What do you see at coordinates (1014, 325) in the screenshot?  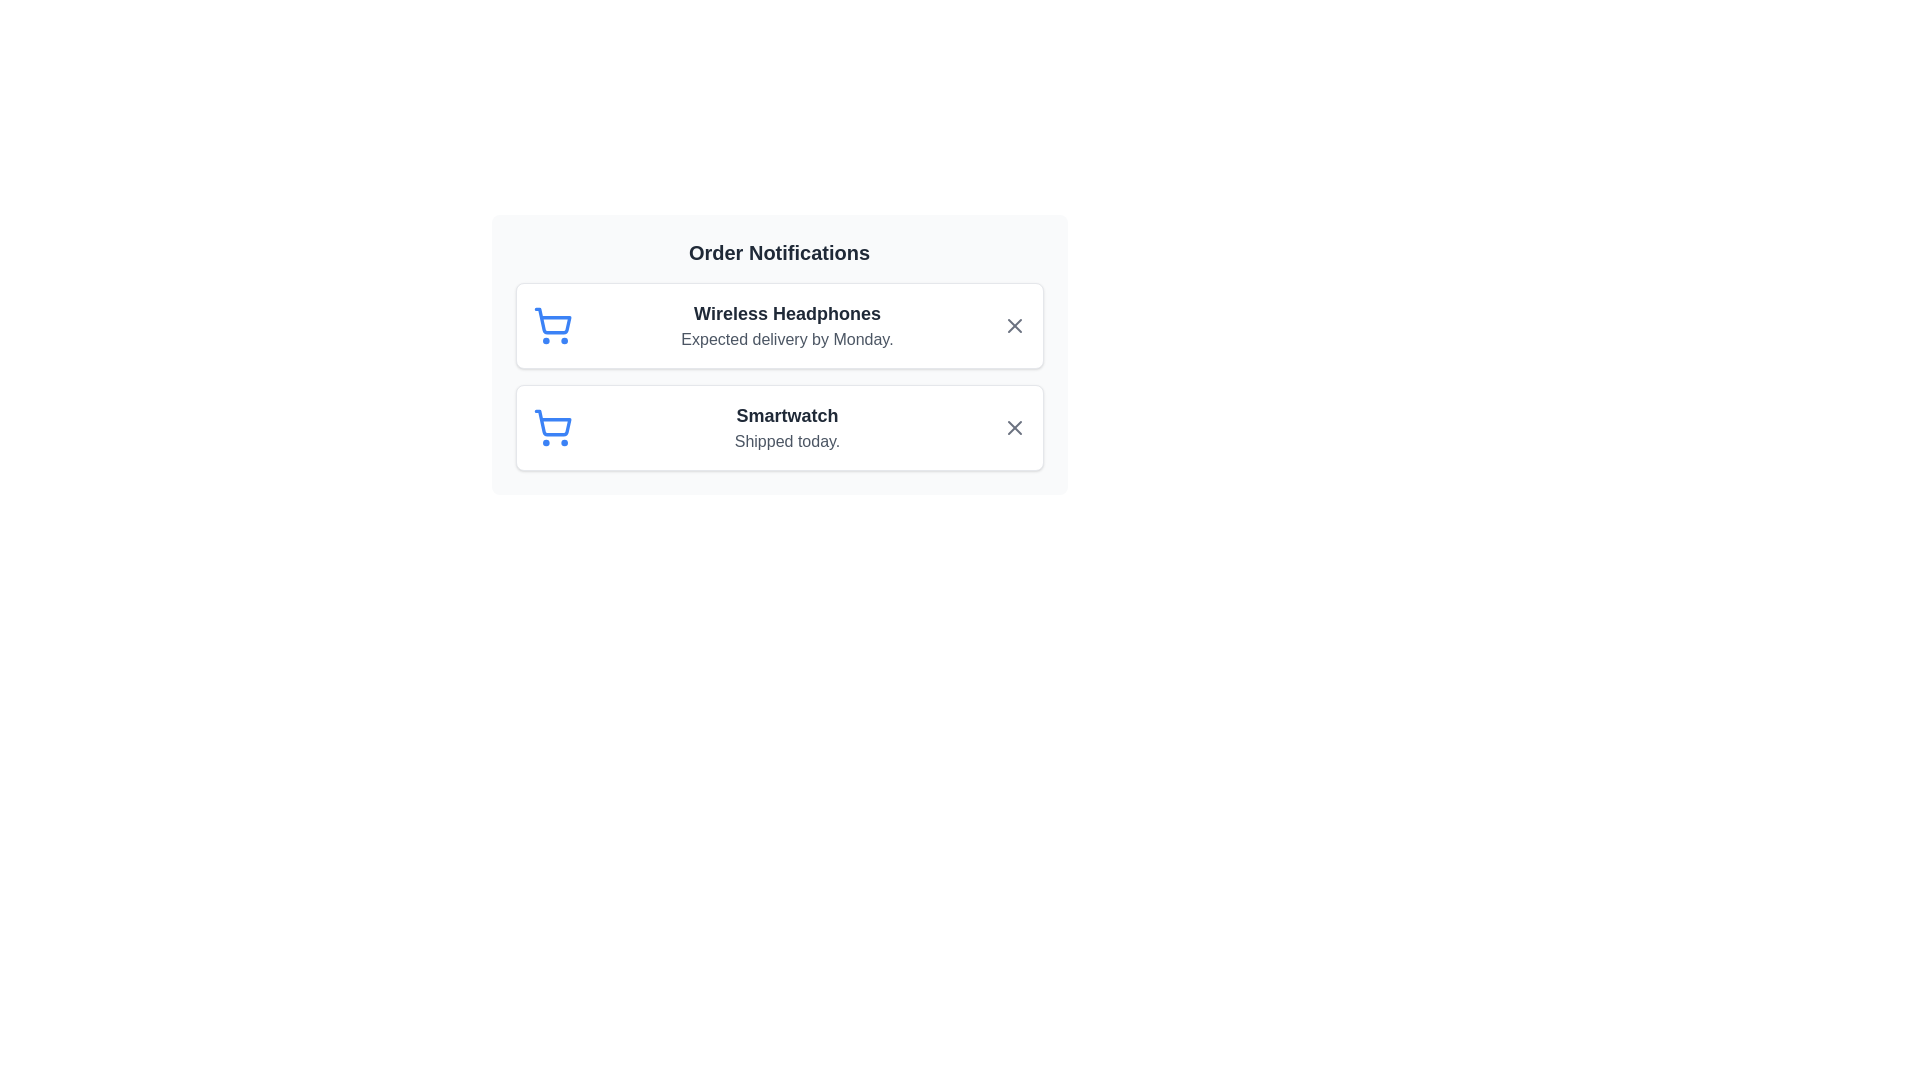 I see `the close button of the order identified by Wireless Headphones` at bounding box center [1014, 325].